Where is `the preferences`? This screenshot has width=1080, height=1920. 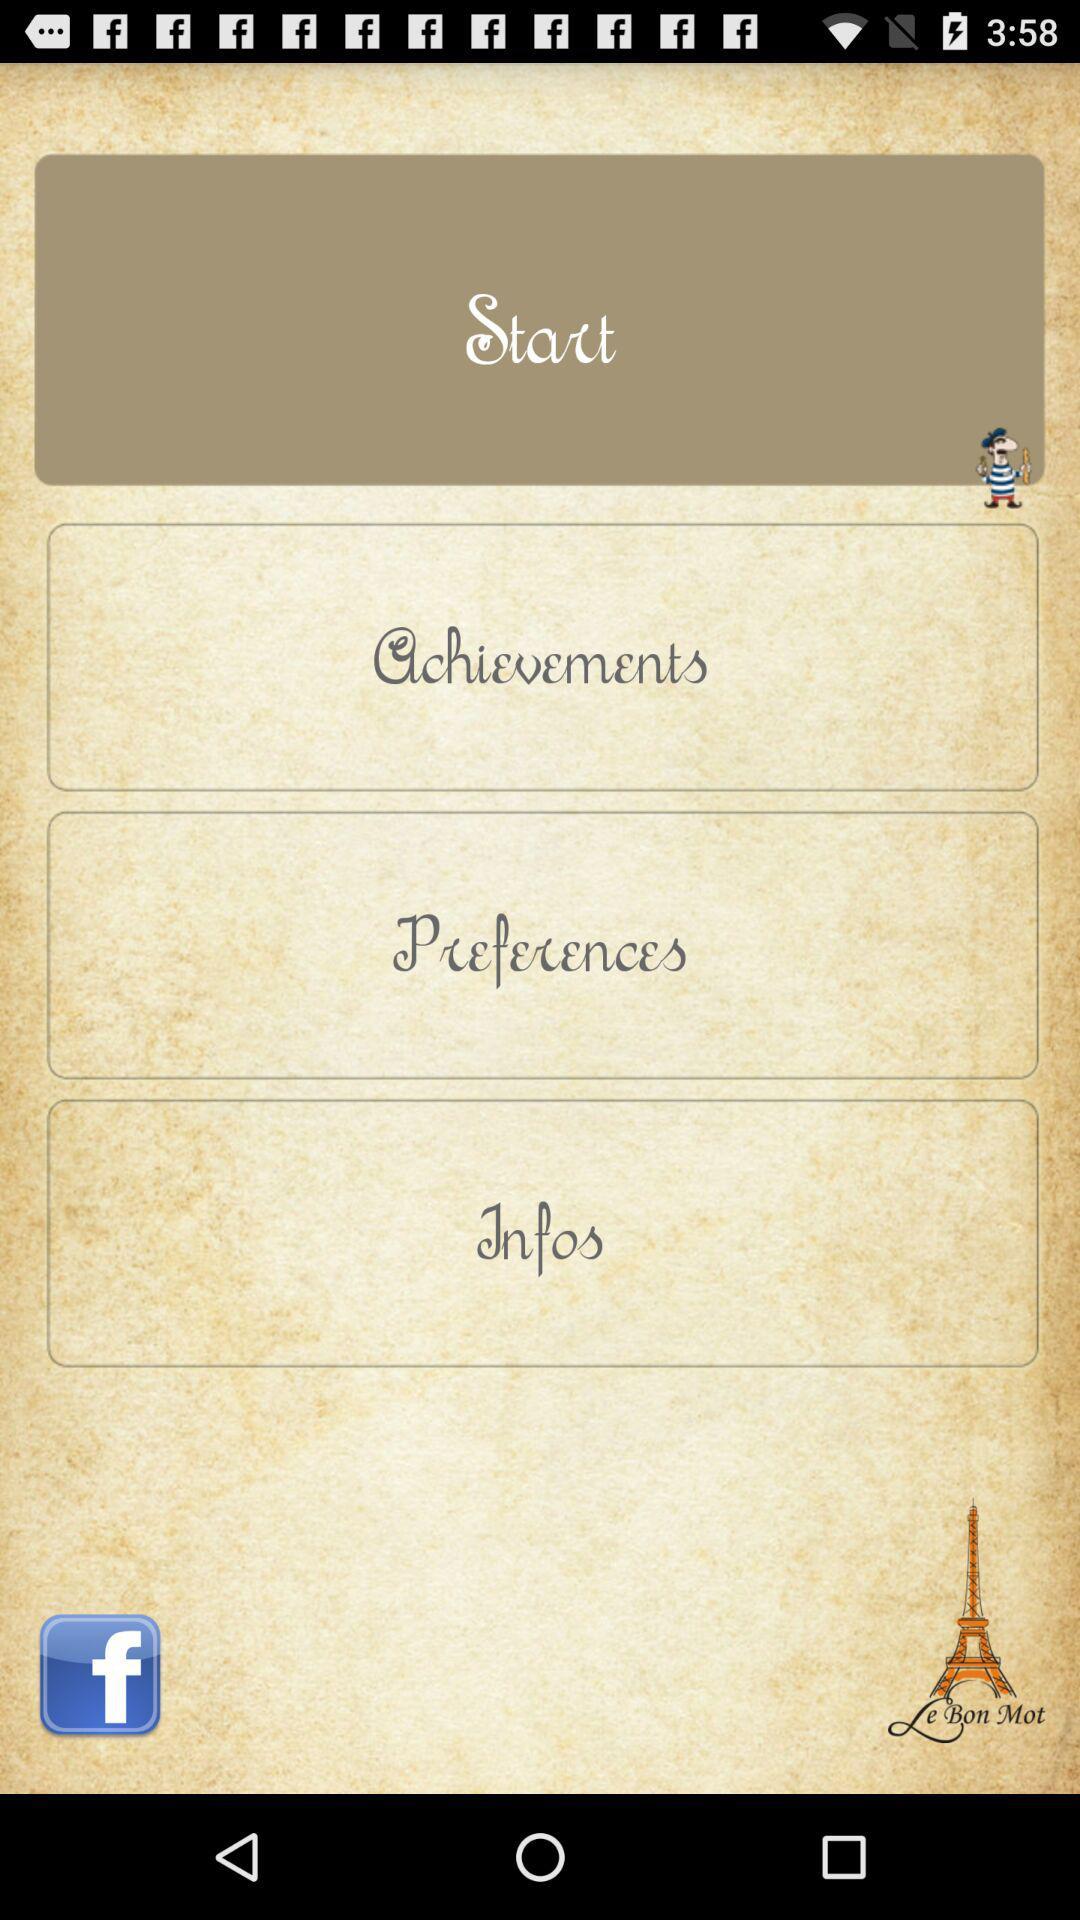 the preferences is located at coordinates (540, 943).